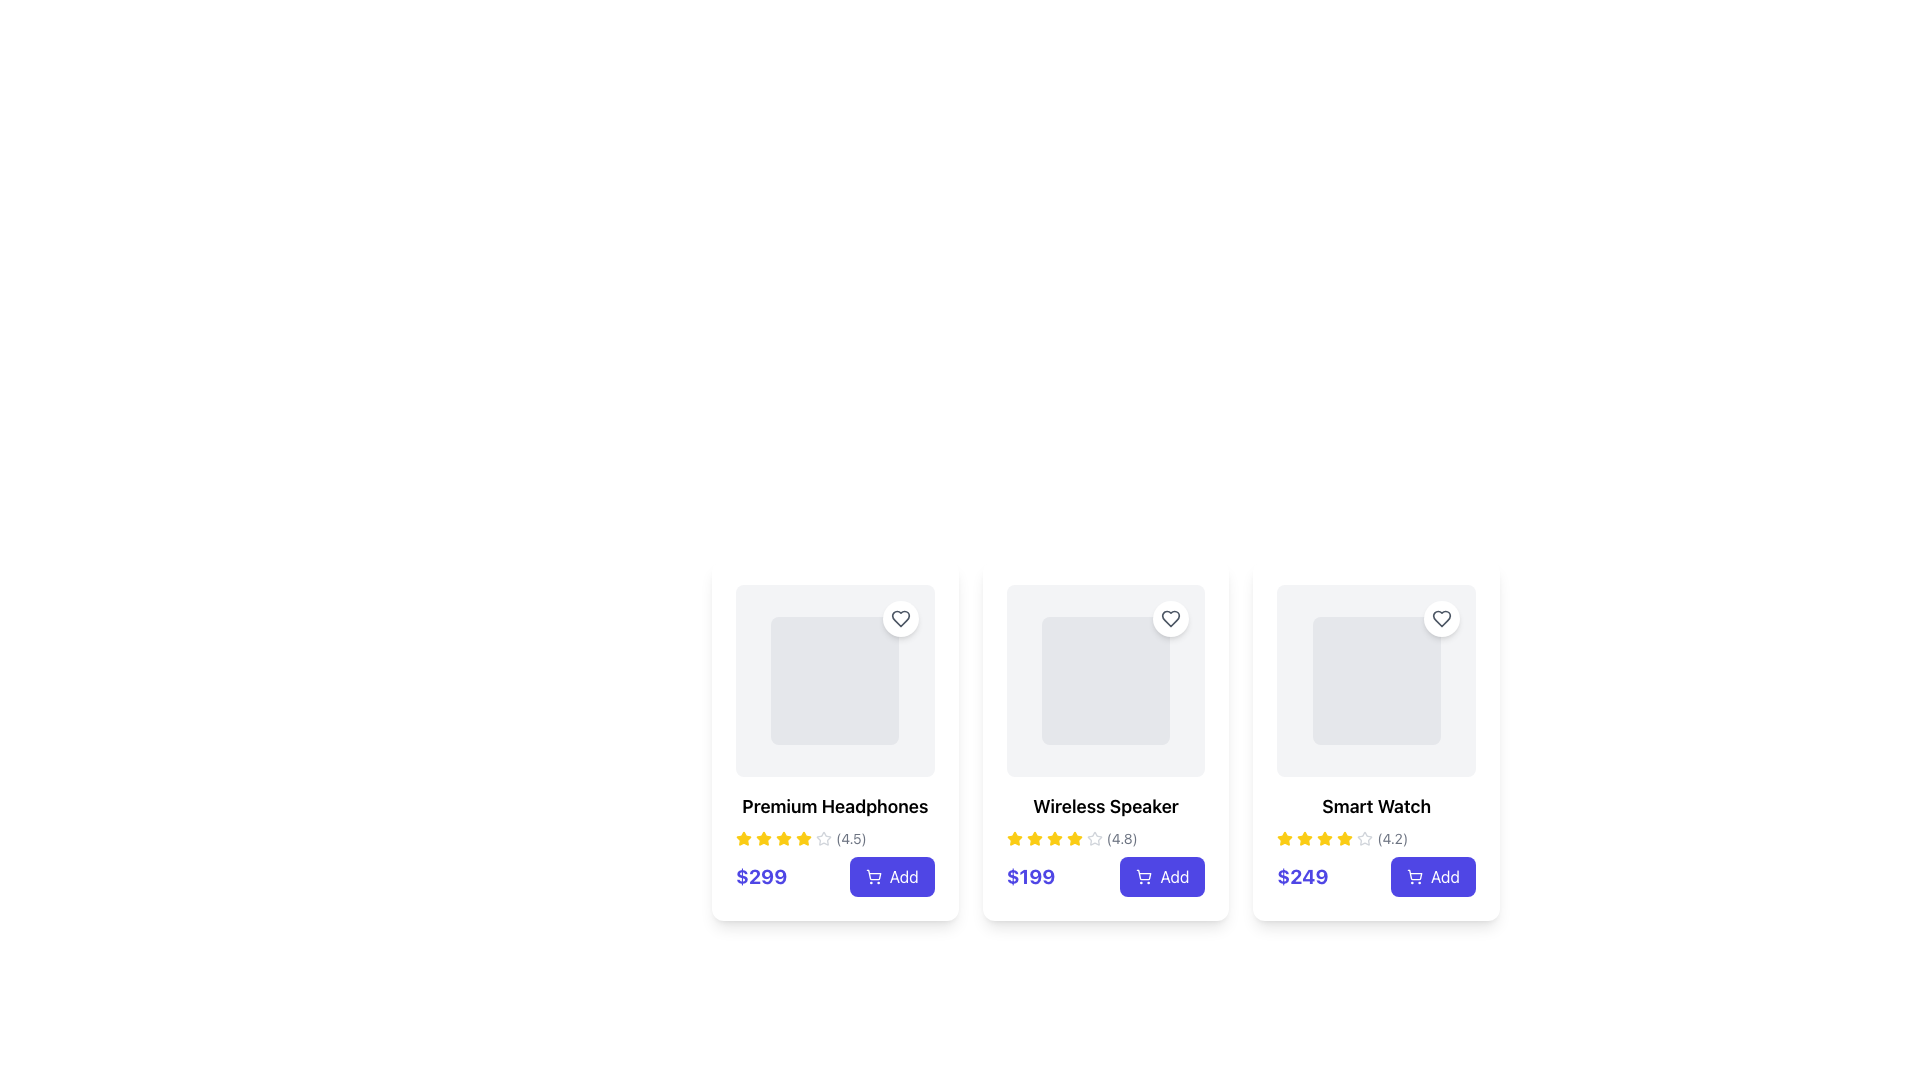 The height and width of the screenshot is (1080, 1920). What do you see at coordinates (1375, 839) in the screenshot?
I see `the Rating display for the 'Smart Watch' product, which is located below the product title and above the price label` at bounding box center [1375, 839].